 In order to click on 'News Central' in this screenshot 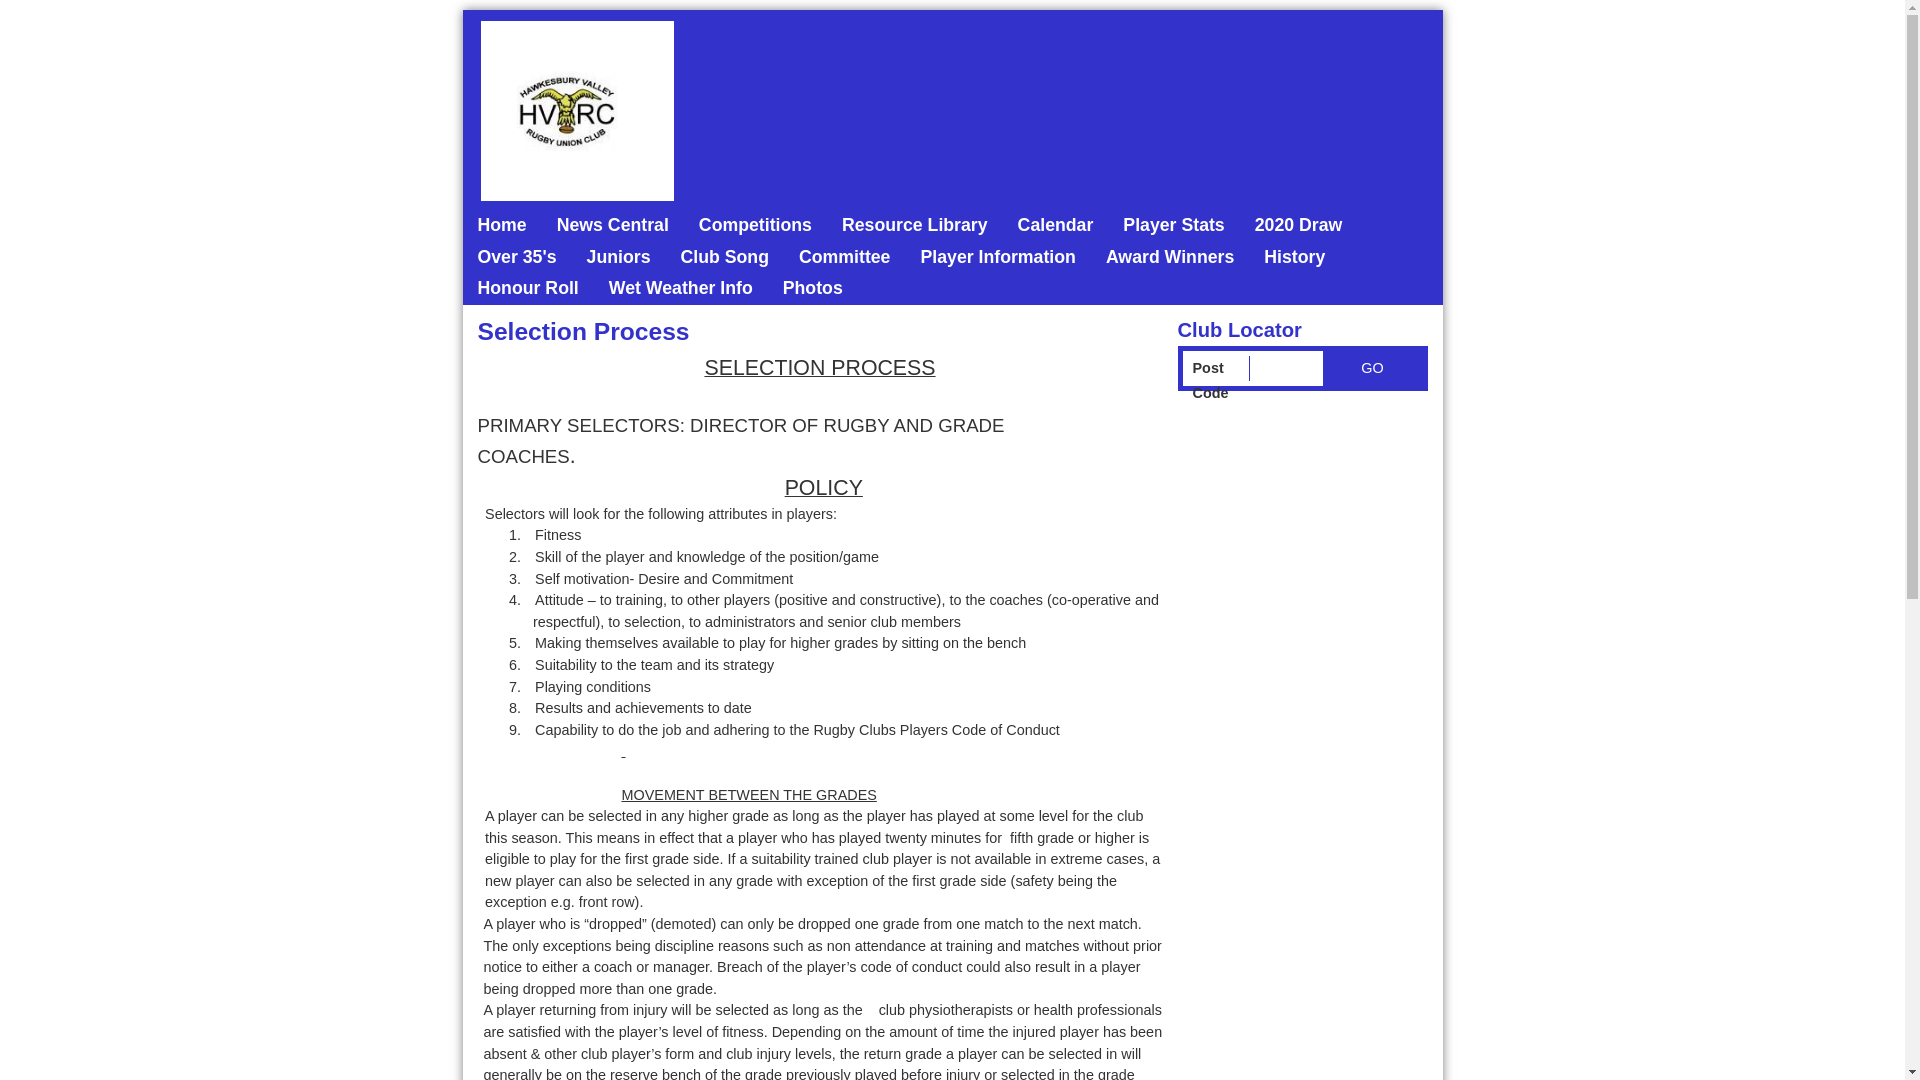, I will do `click(612, 225)`.